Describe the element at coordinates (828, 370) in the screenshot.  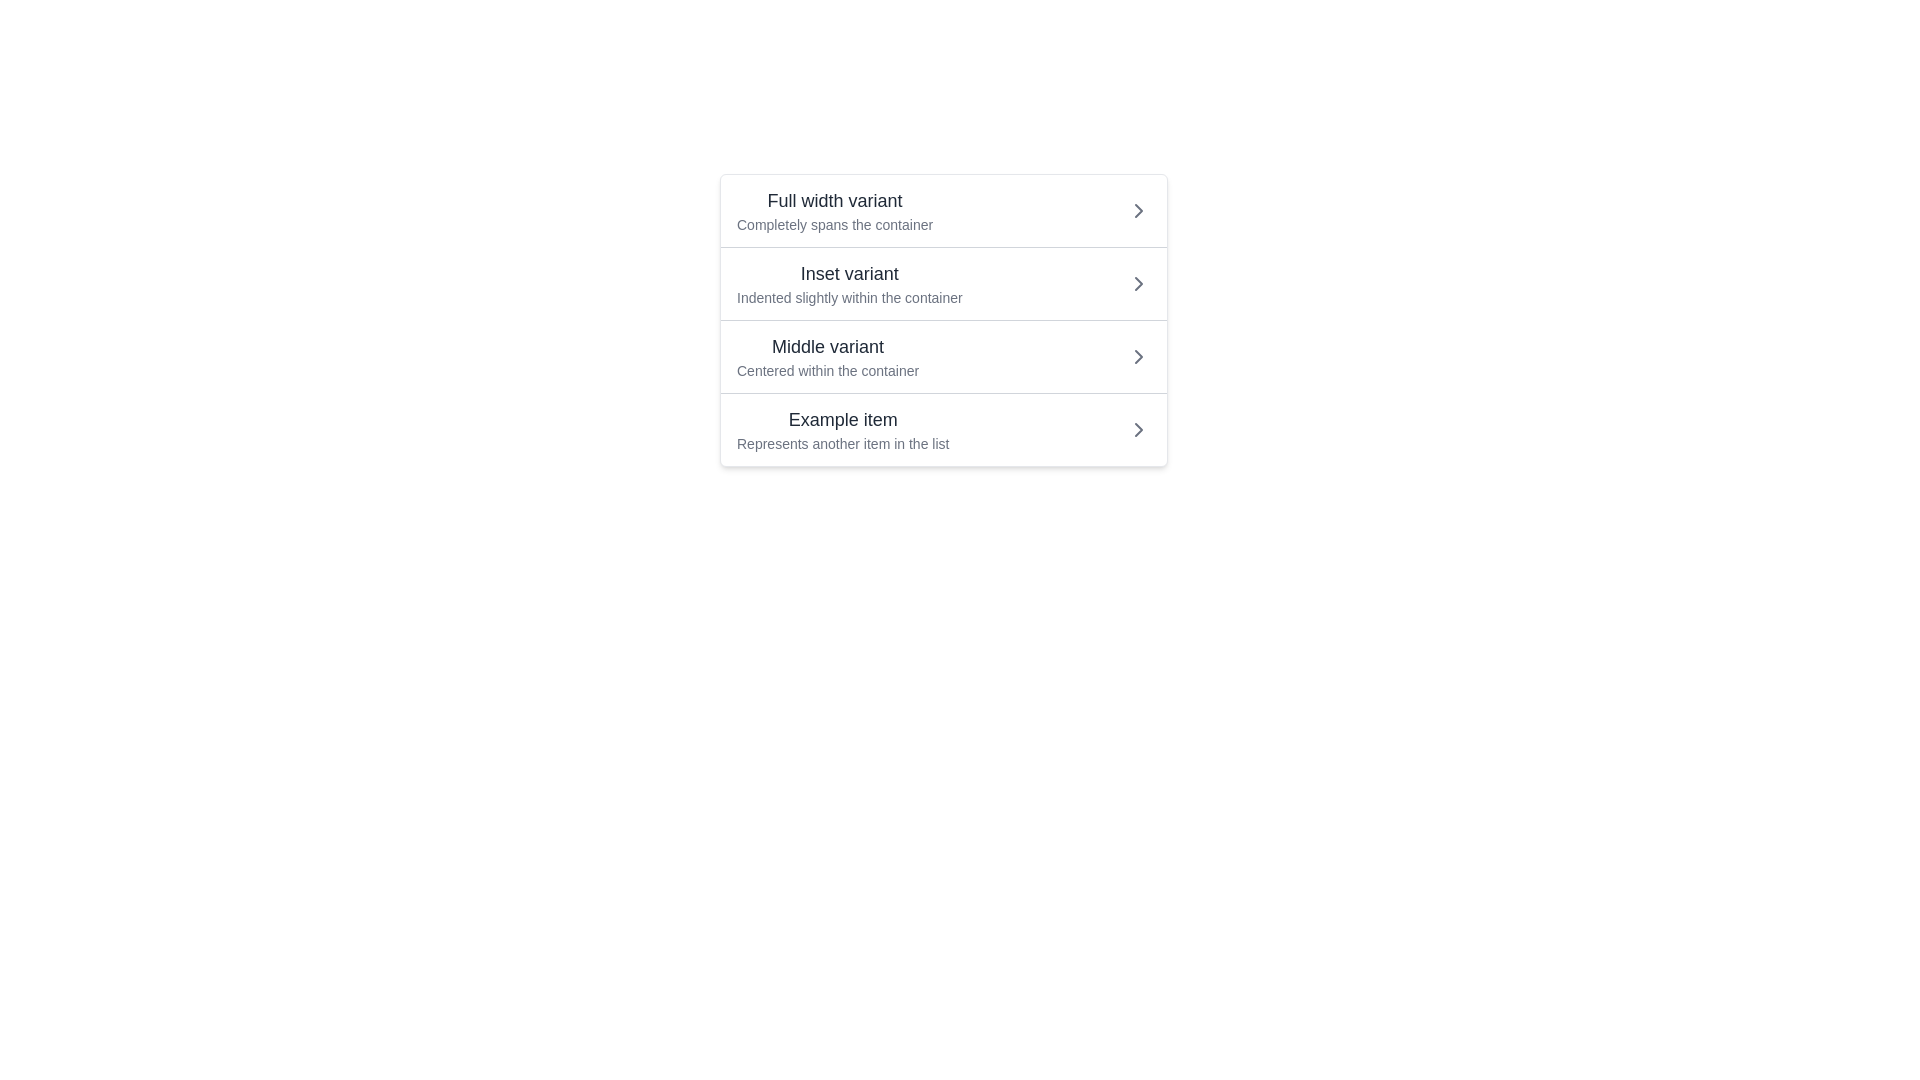
I see `descriptive text label located directly beneath the 'Middle variant' title in the vertical list component, which is the second row of text within the third item` at that location.